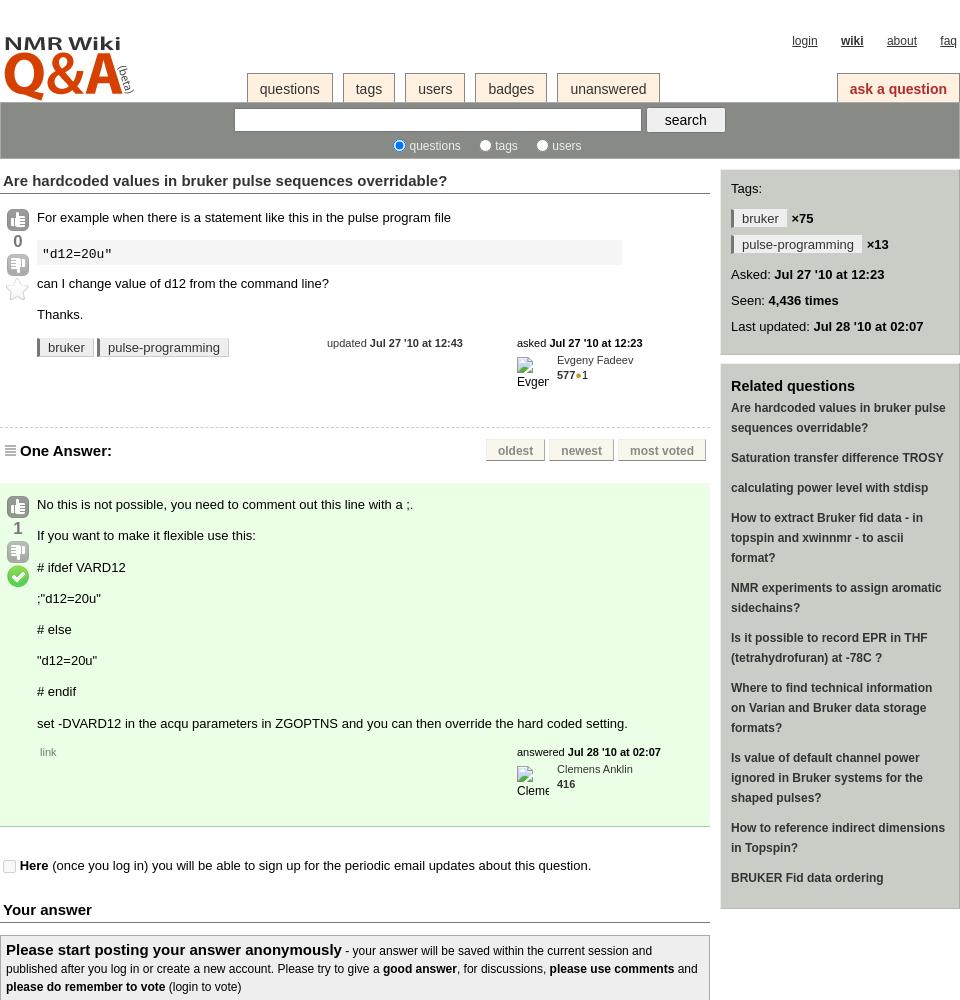  What do you see at coordinates (418, 968) in the screenshot?
I see `'good answer'` at bounding box center [418, 968].